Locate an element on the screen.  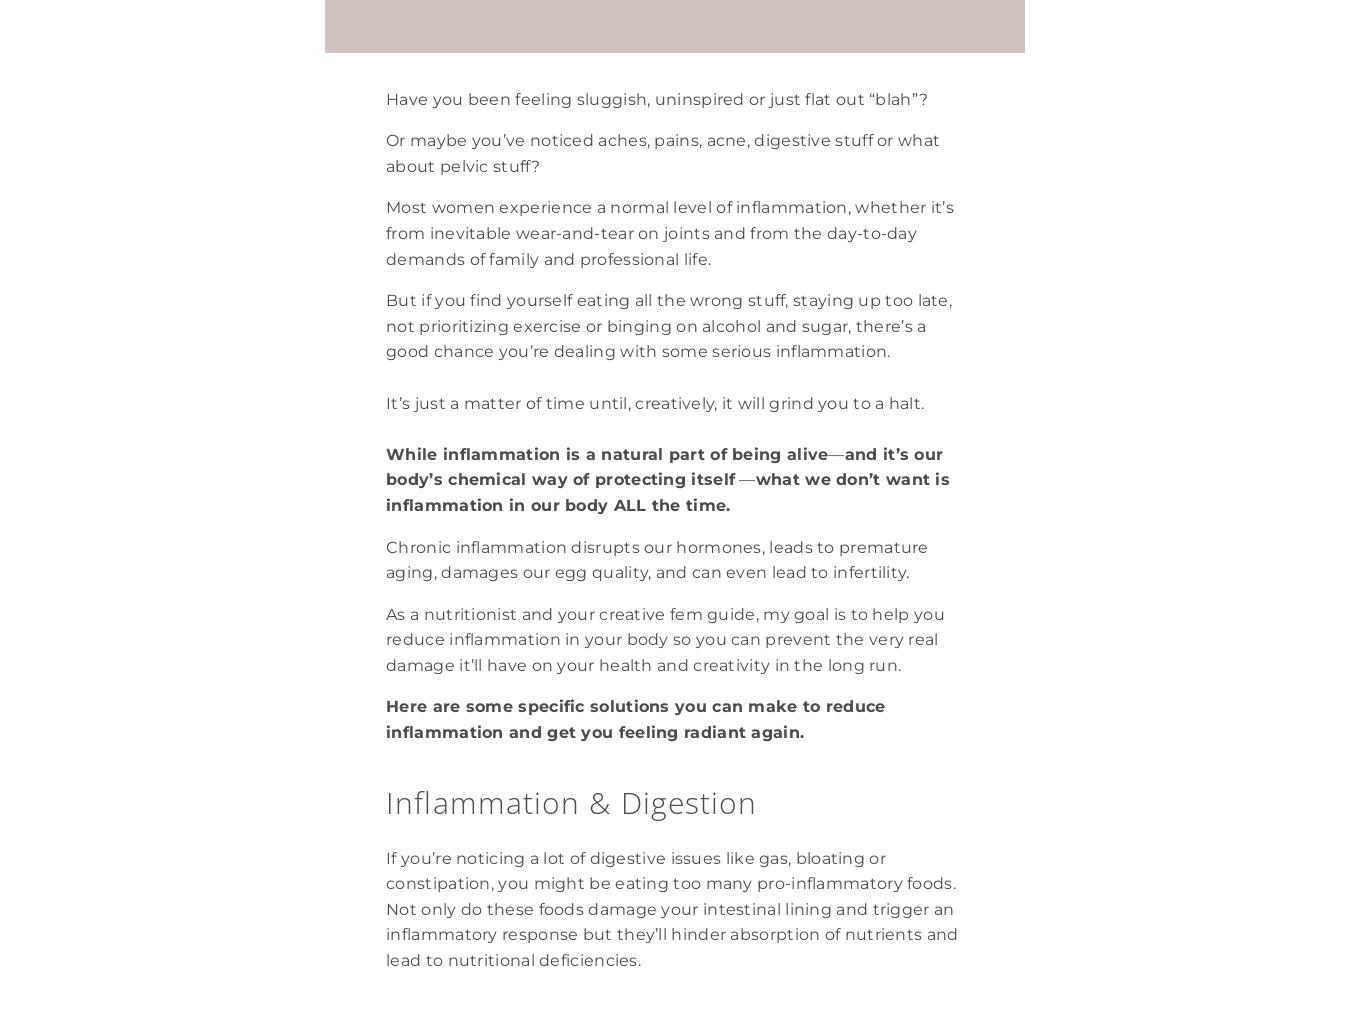
'It’s just a matter of time until, creatively, it will grind you to a halt.' is located at coordinates (657, 401).